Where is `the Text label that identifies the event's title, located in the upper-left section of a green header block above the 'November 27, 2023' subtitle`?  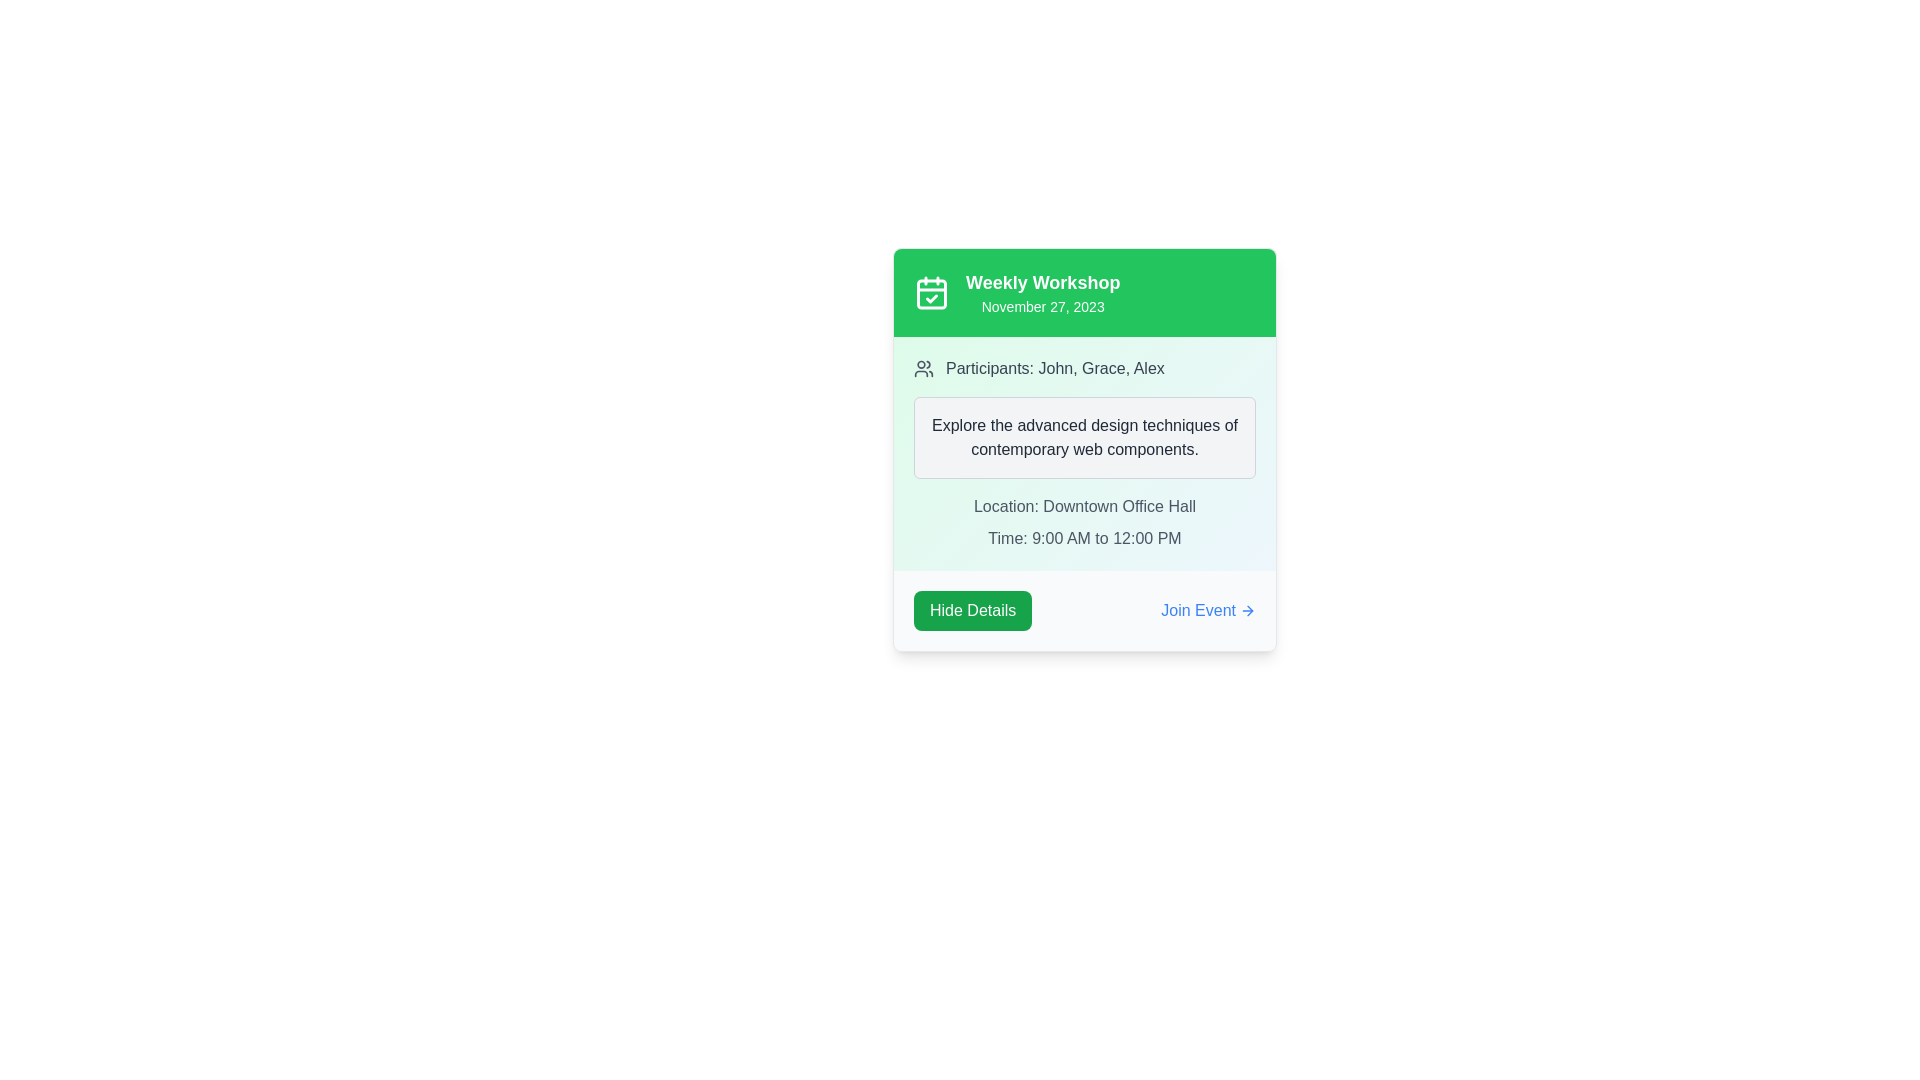 the Text label that identifies the event's title, located in the upper-left section of a green header block above the 'November 27, 2023' subtitle is located at coordinates (1042, 282).